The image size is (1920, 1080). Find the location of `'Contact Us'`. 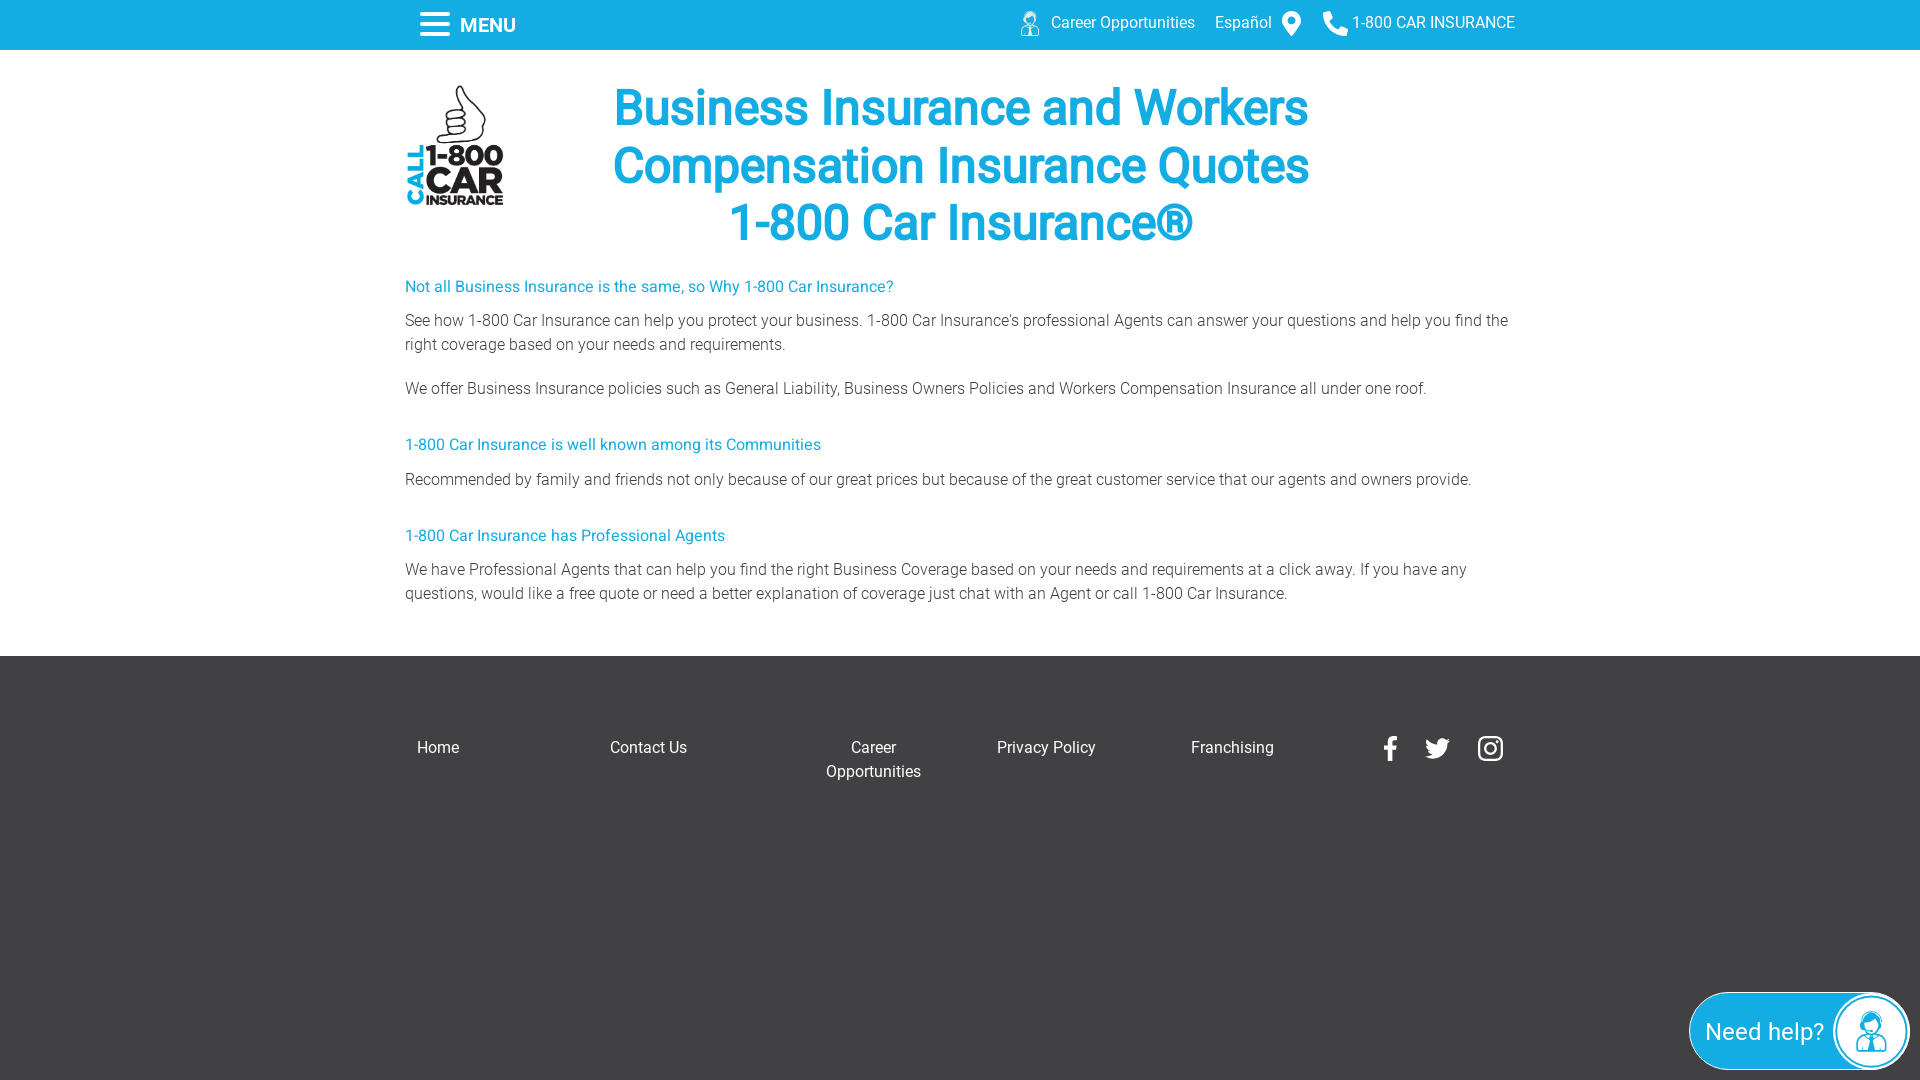

'Contact Us' is located at coordinates (648, 748).